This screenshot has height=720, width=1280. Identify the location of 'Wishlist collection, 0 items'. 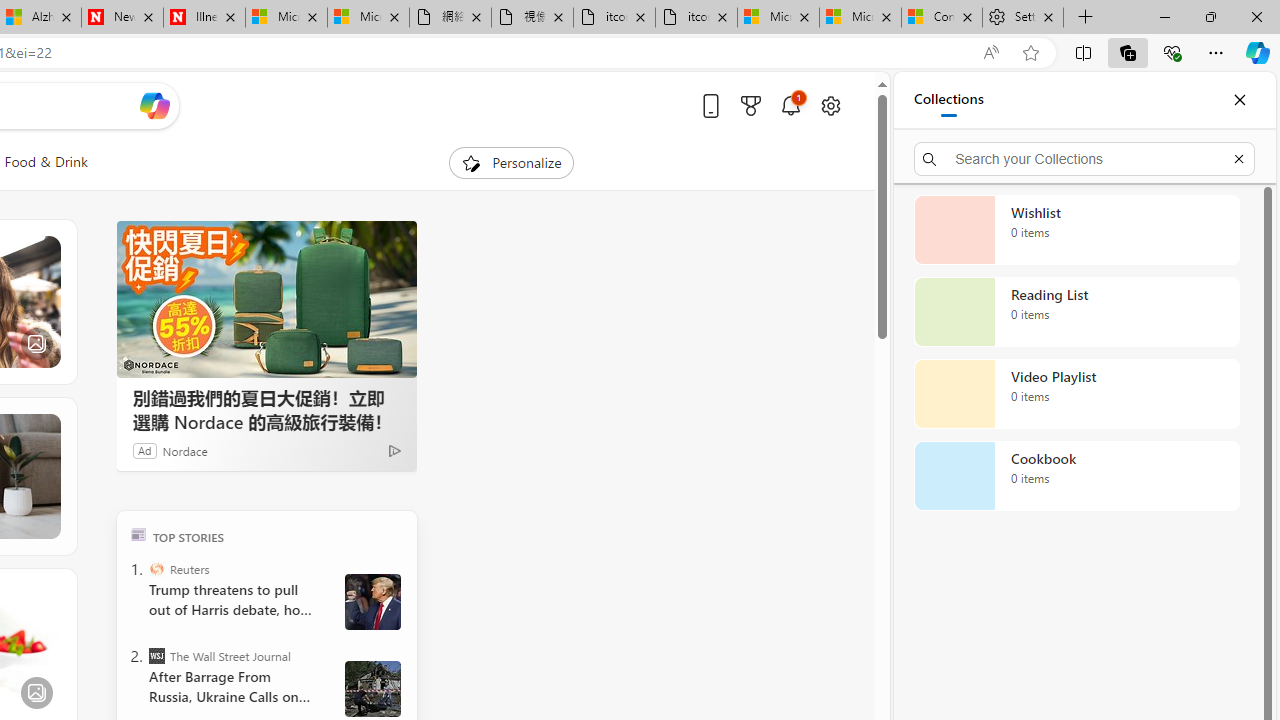
(1076, 229).